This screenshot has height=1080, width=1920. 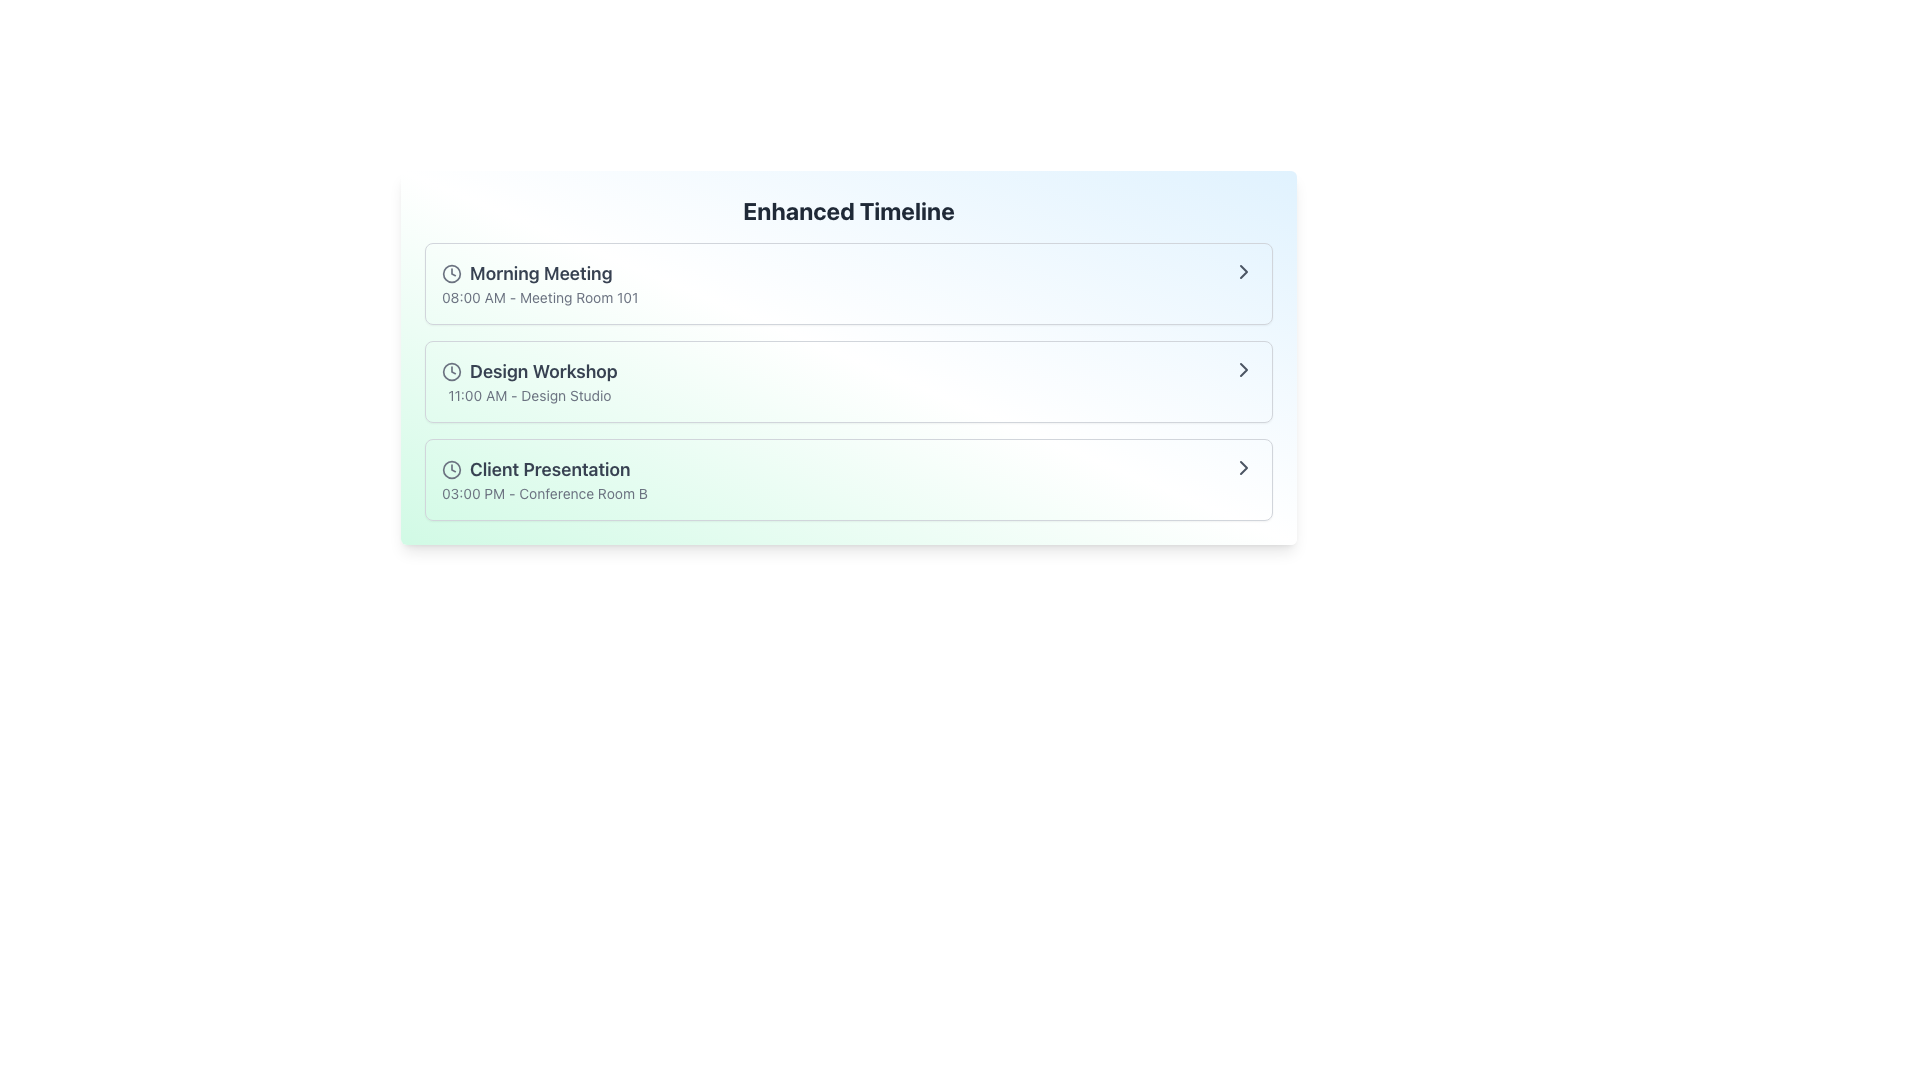 What do you see at coordinates (849, 479) in the screenshot?
I see `the third item in the timeline UI list, which is a light green rectangular box containing 'Client Presentation' and a rightward arrow icon` at bounding box center [849, 479].